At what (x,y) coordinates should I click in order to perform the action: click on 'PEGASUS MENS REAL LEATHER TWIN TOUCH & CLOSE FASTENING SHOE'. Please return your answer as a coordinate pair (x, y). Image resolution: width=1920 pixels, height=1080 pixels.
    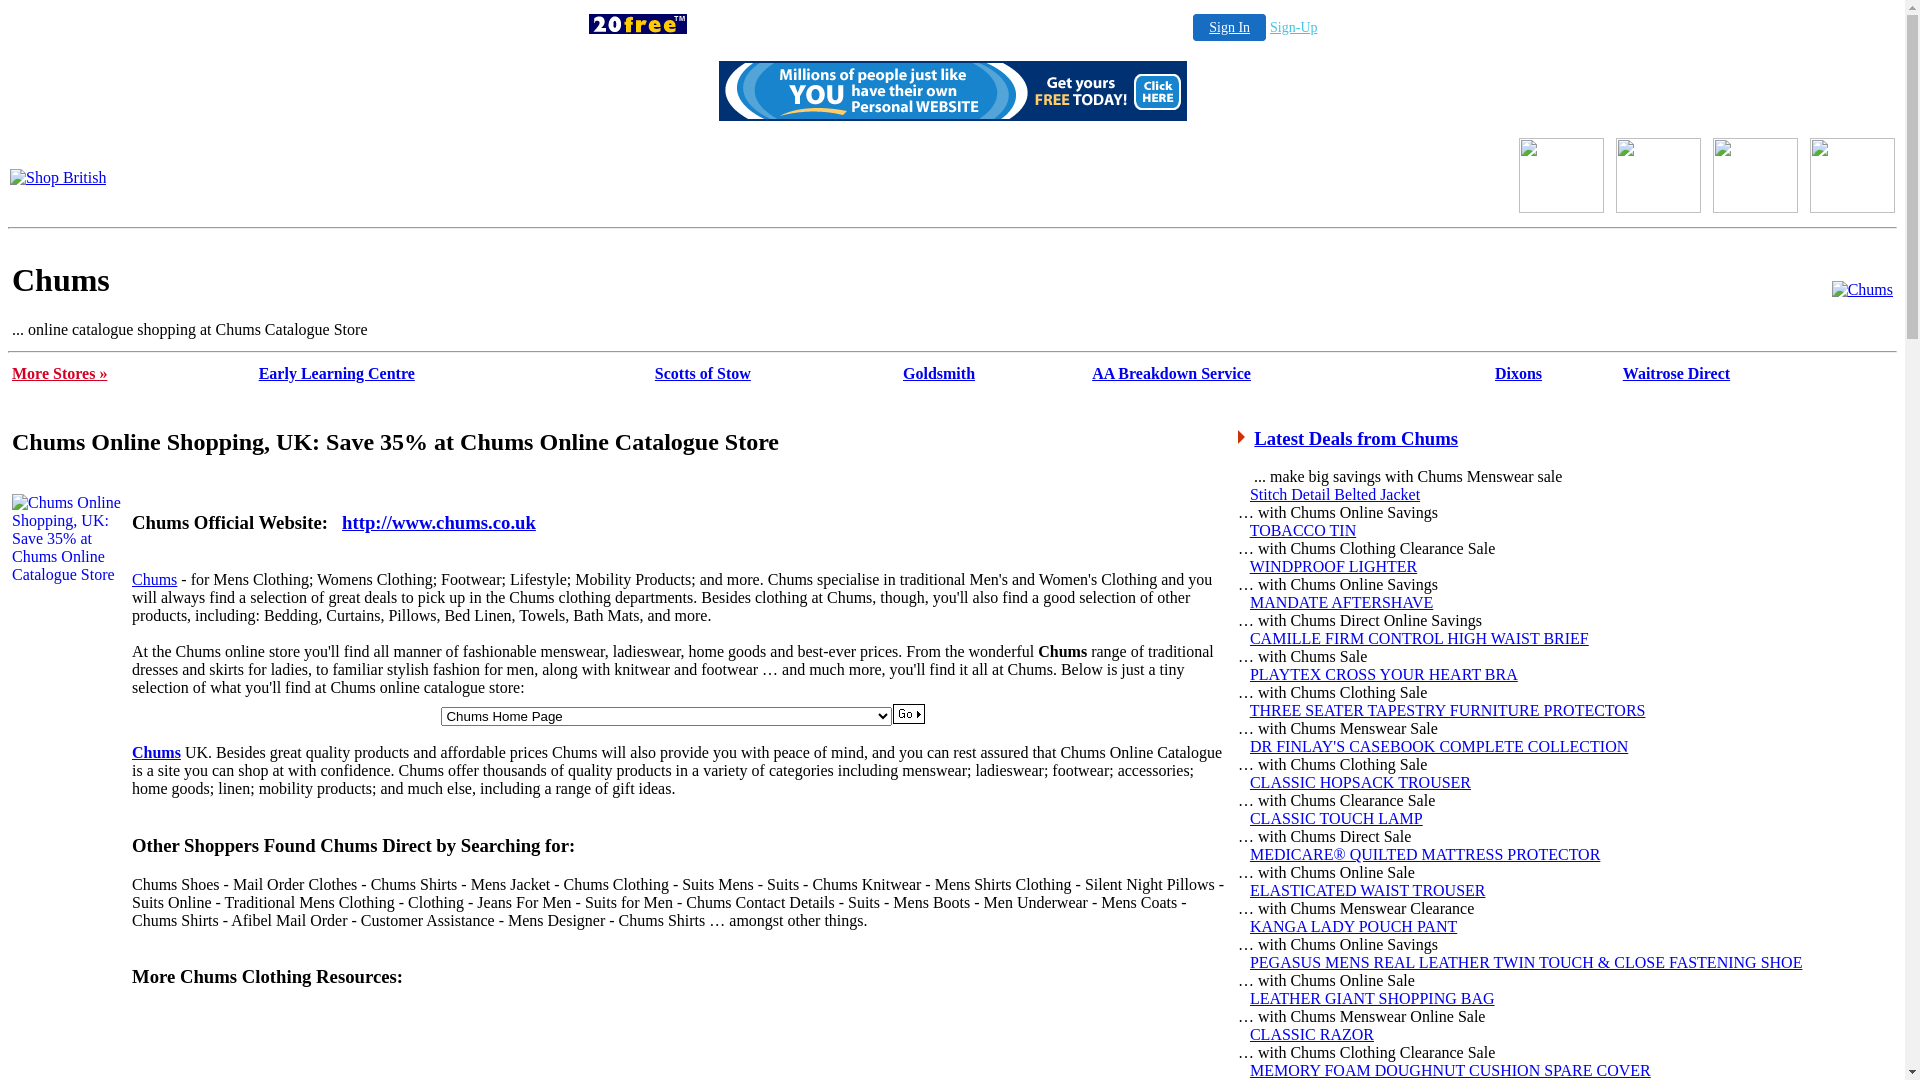
    Looking at the image, I should click on (1525, 961).